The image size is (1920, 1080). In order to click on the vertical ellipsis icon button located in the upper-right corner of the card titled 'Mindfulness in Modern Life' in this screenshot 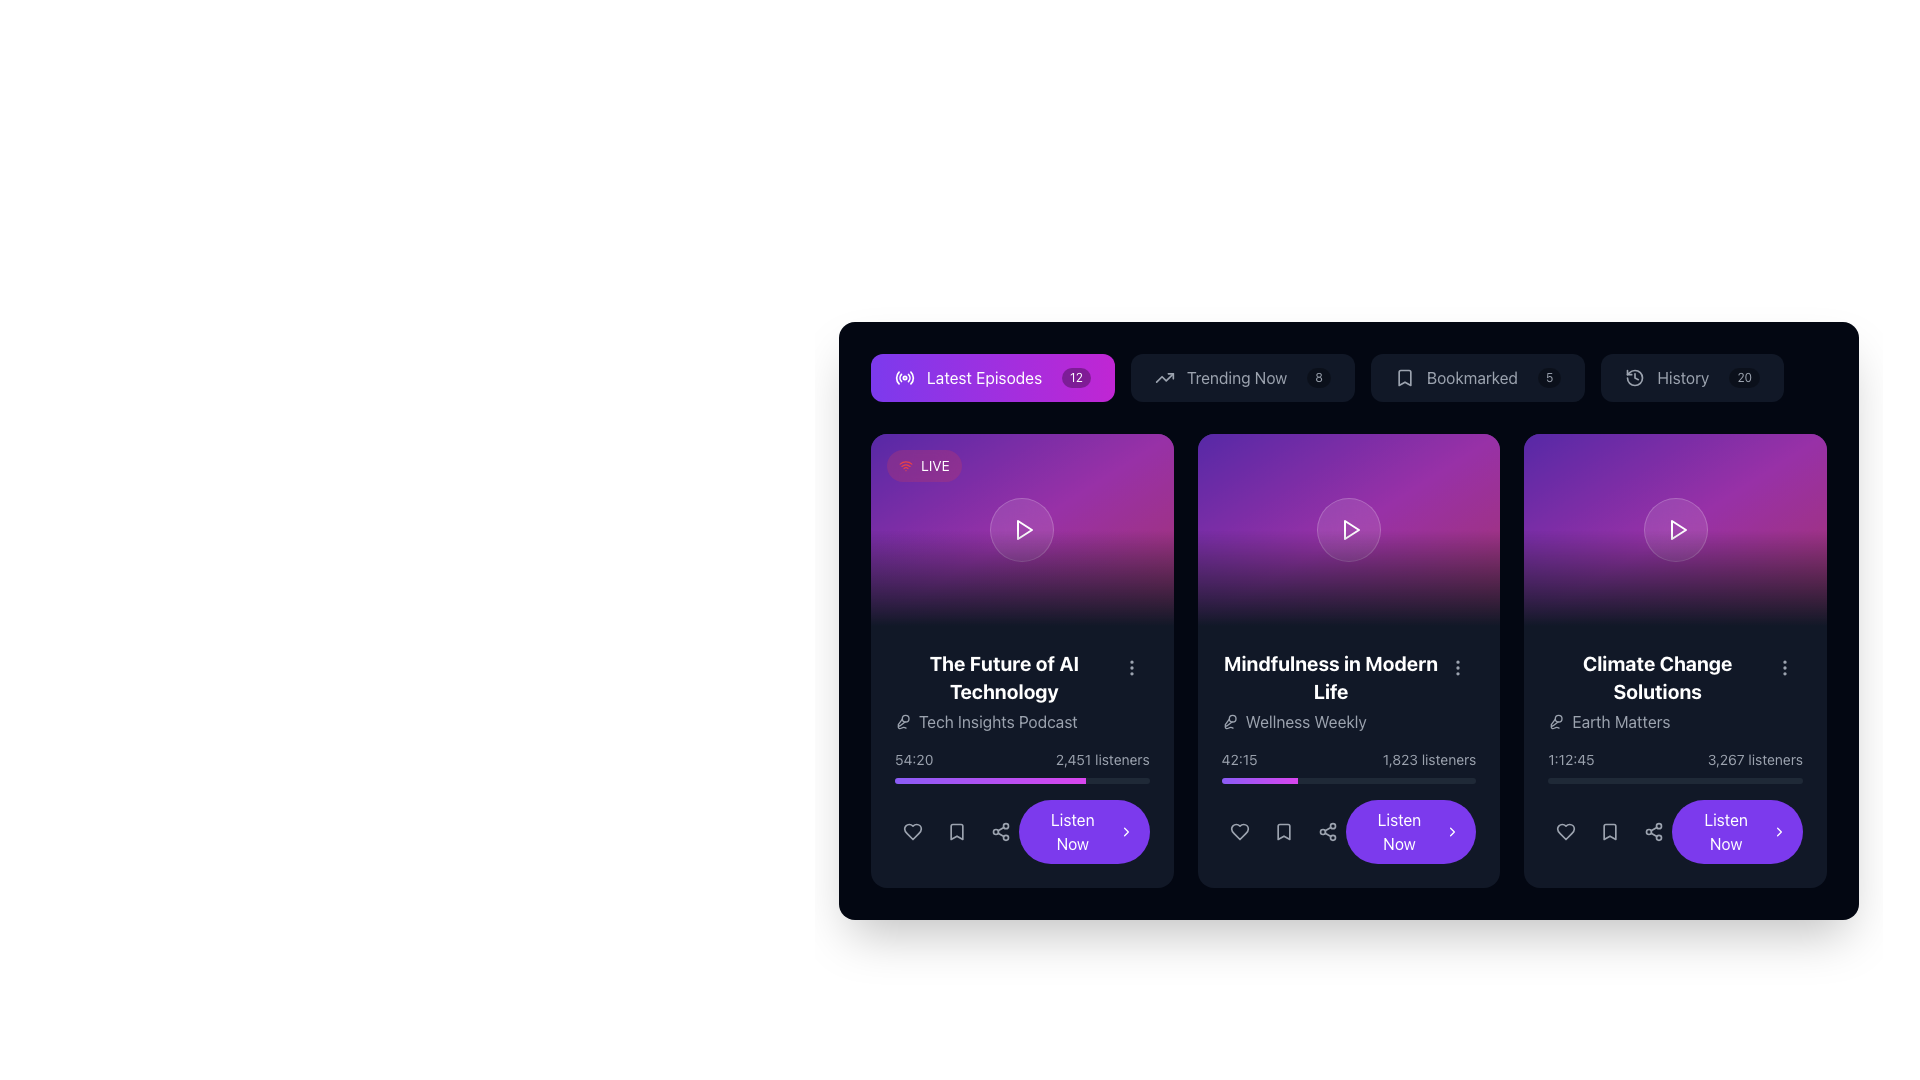, I will do `click(1458, 667)`.